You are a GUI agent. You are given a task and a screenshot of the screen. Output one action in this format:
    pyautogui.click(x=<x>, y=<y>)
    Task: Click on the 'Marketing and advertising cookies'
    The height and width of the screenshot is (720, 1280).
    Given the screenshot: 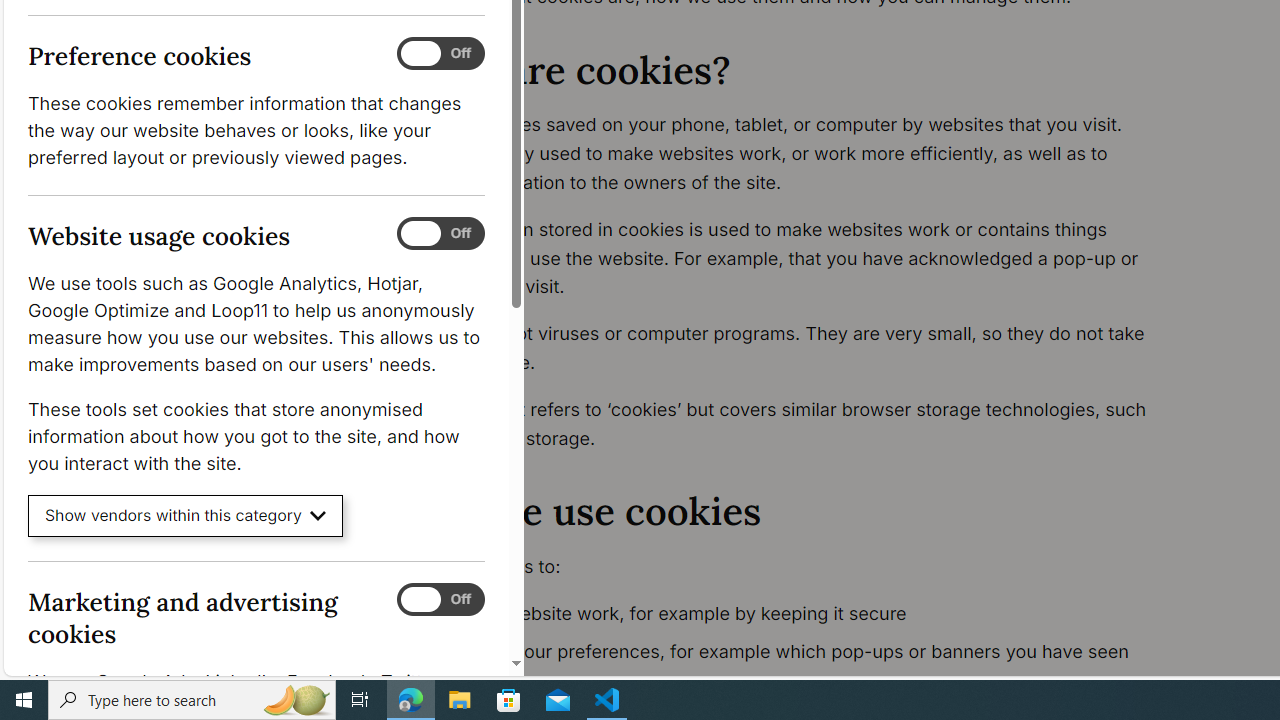 What is the action you would take?
    pyautogui.click(x=439, y=598)
    